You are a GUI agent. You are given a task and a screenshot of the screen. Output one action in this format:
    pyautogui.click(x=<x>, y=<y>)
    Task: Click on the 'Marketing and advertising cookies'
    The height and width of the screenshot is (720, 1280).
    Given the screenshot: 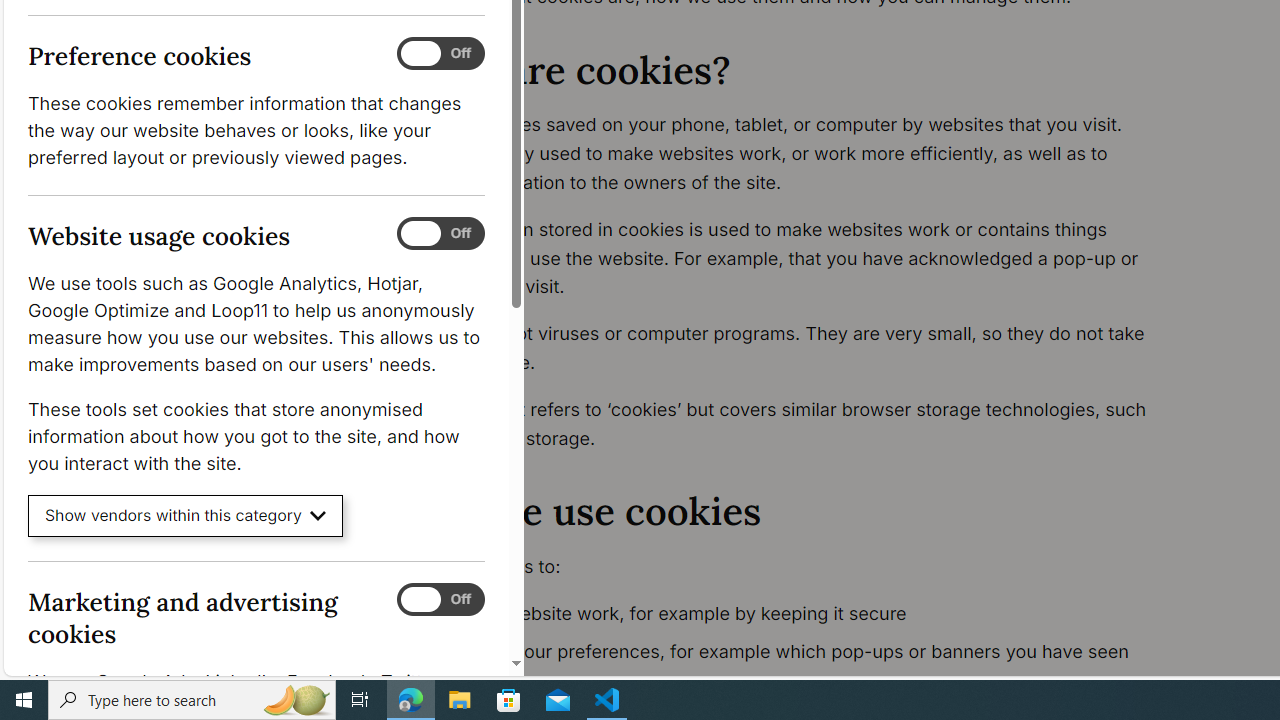 What is the action you would take?
    pyautogui.click(x=439, y=598)
    